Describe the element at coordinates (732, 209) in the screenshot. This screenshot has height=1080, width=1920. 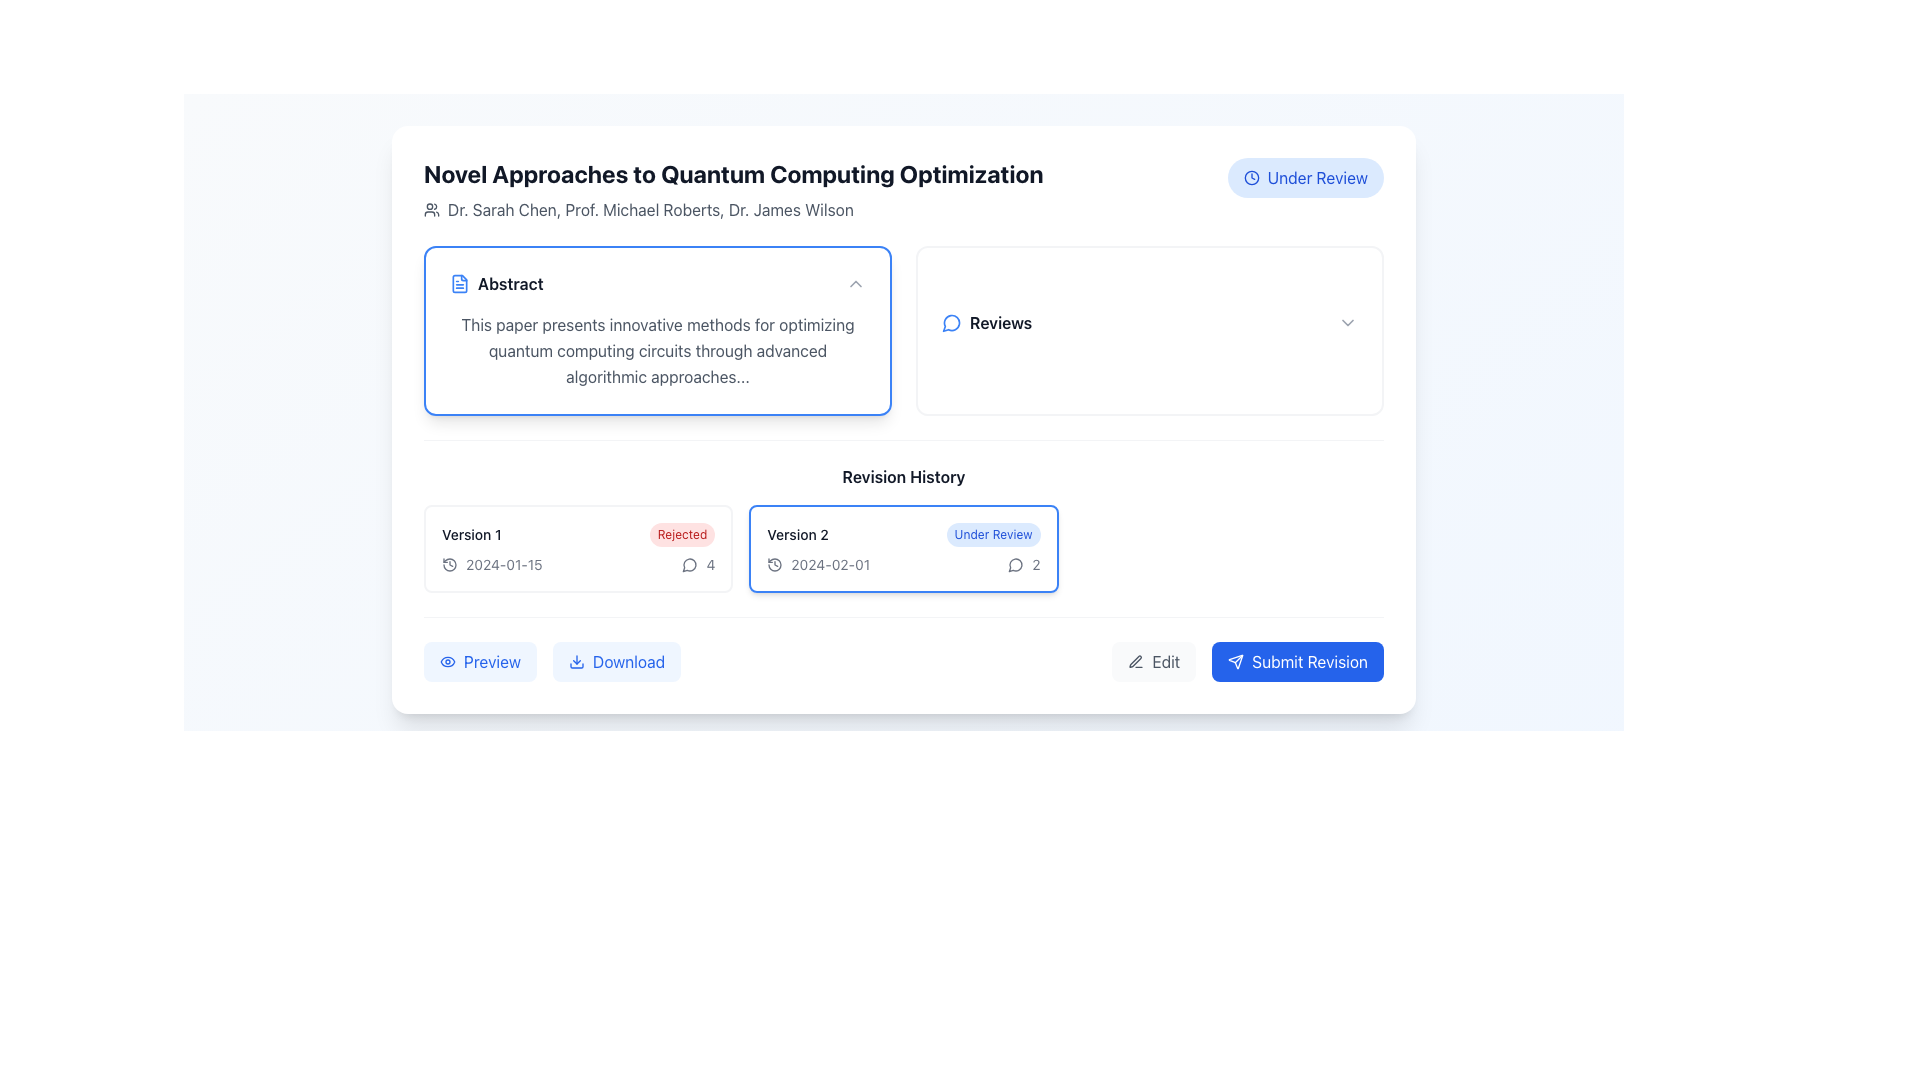
I see `text displayed below the title 'Novel Approaches to Quantum Computing Optimization' which shows the contributors or authors associated with the content` at that location.